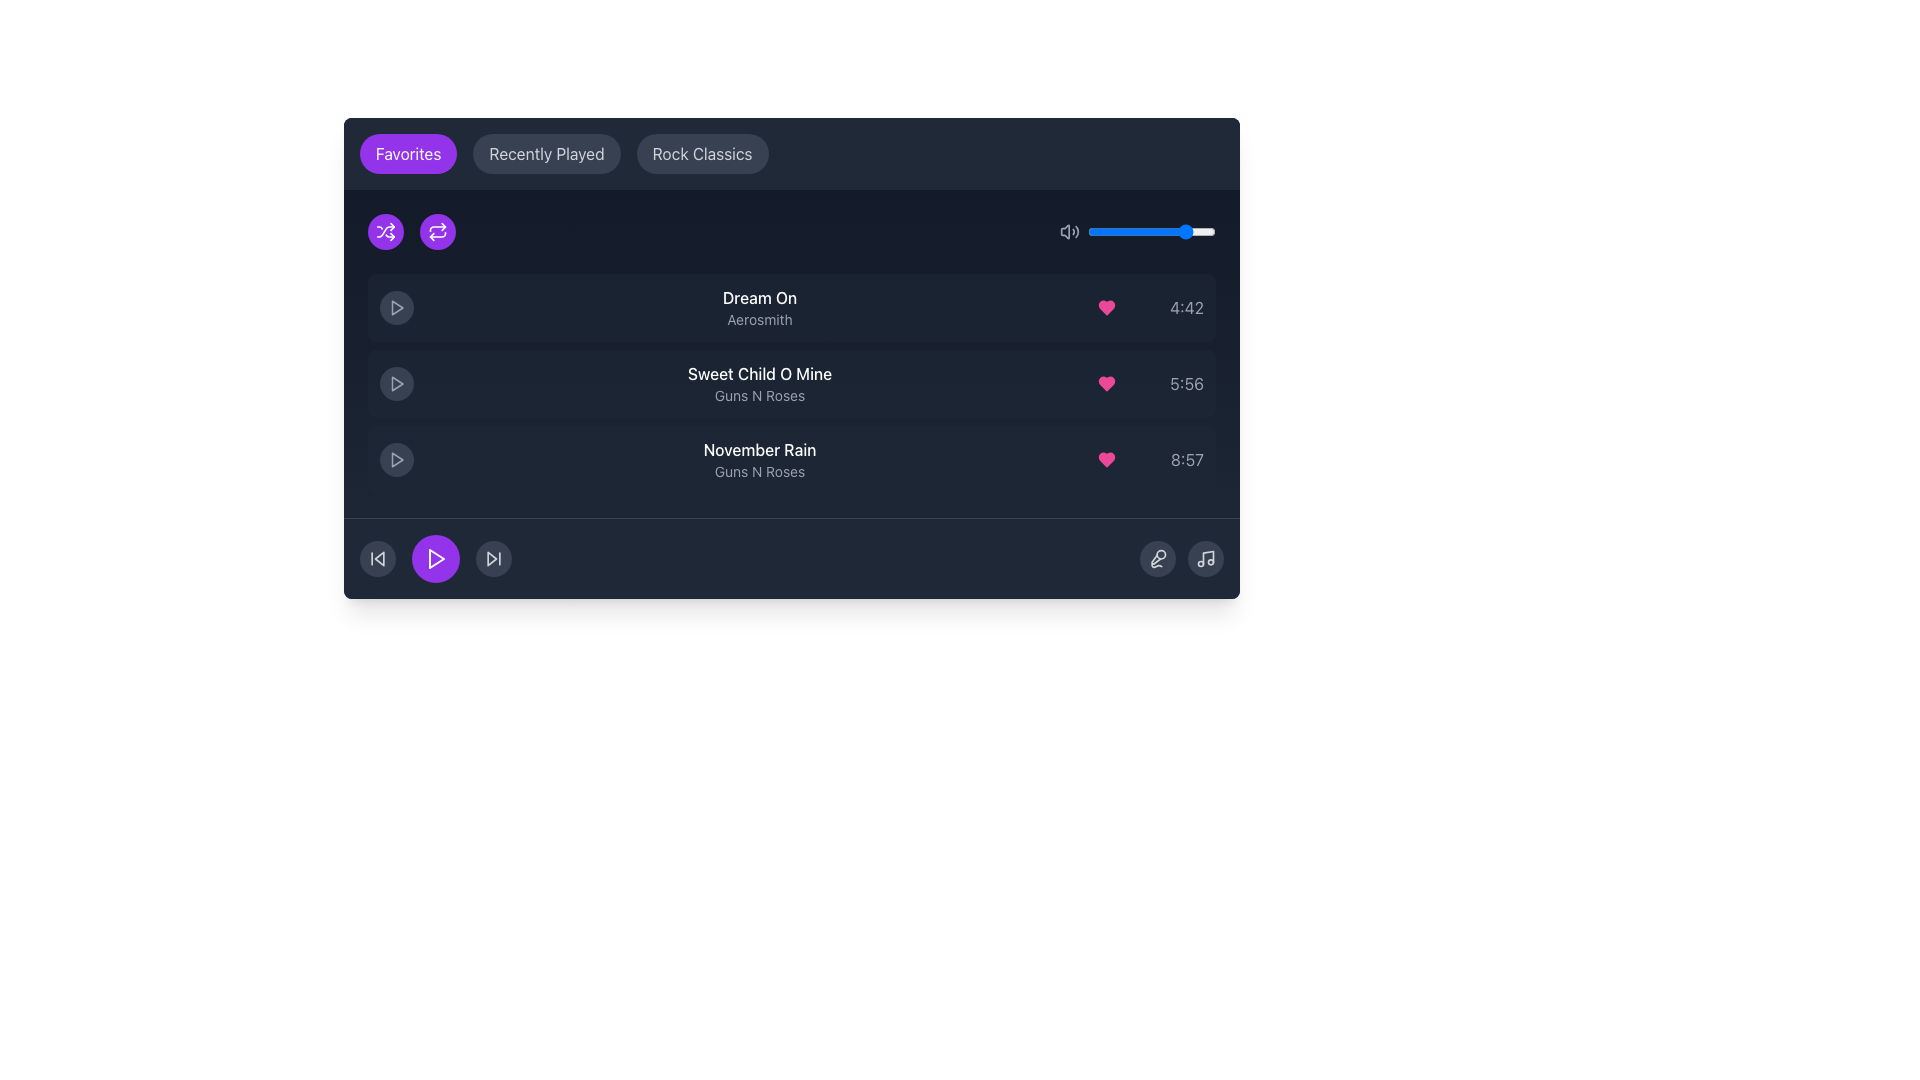 The image size is (1920, 1080). What do you see at coordinates (494, 559) in the screenshot?
I see `the circular button with a dark gray background and a white forward skip icon to skip to the next track` at bounding box center [494, 559].